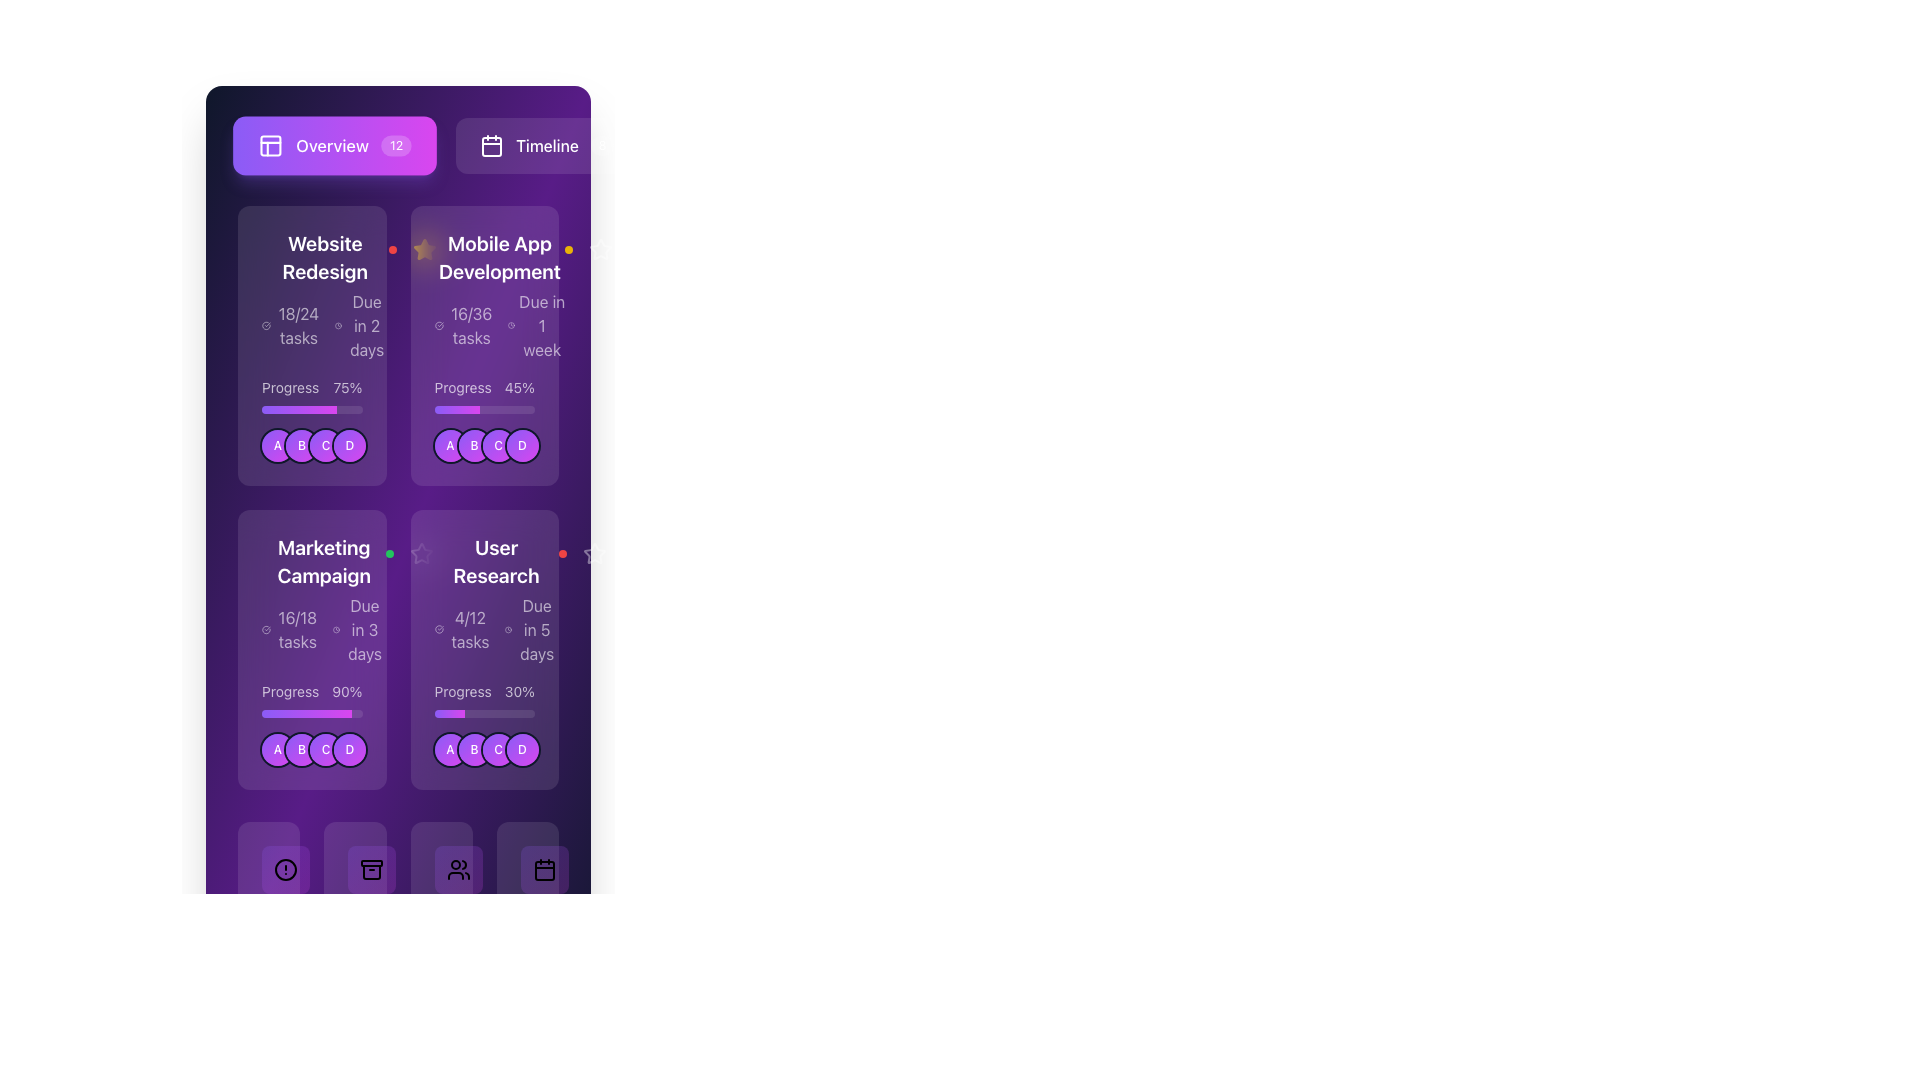 This screenshot has height=1080, width=1920. I want to click on the text label displaying the current progress percentage (75%) for the task 'Website Redesign', which is located to the right of the 'Progress' label, so click(347, 388).